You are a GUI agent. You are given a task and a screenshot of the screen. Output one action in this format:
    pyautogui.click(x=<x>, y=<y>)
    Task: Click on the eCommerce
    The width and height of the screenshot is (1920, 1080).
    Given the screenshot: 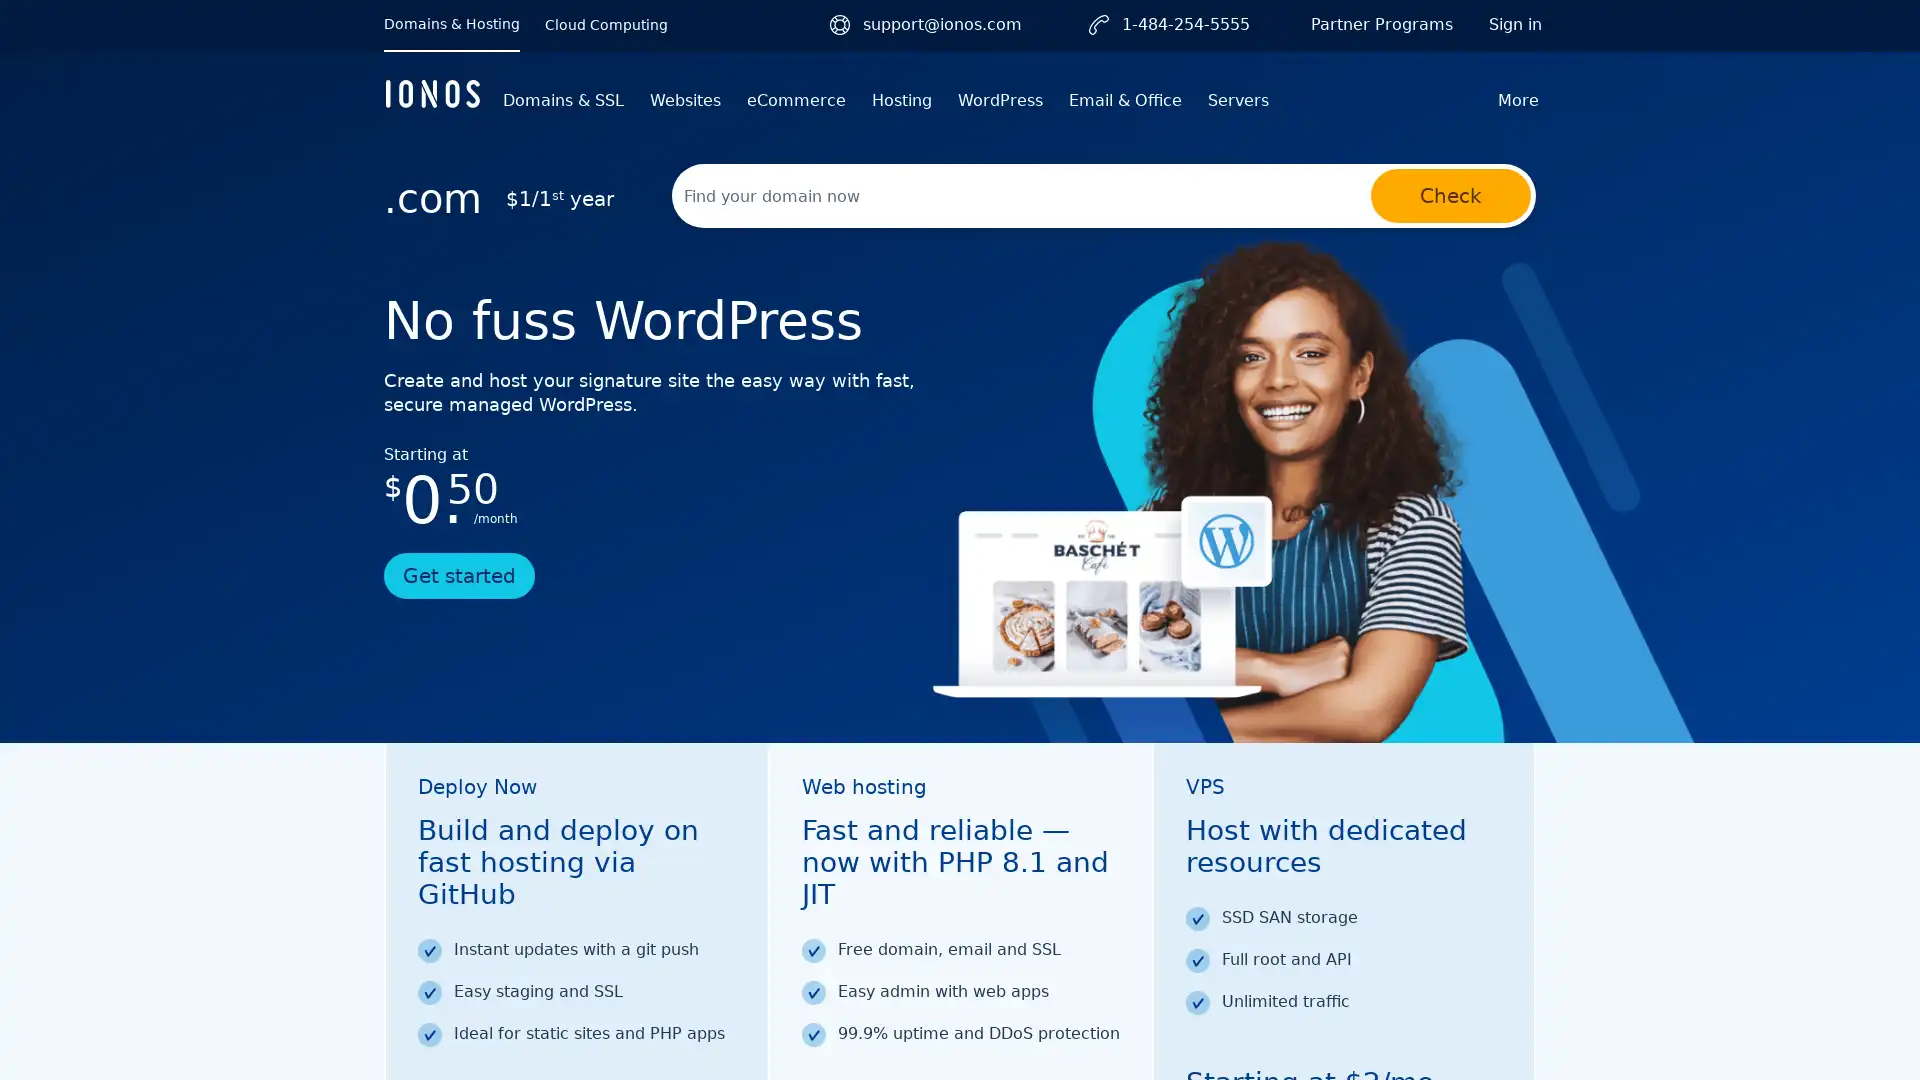 What is the action you would take?
    pyautogui.click(x=782, y=100)
    